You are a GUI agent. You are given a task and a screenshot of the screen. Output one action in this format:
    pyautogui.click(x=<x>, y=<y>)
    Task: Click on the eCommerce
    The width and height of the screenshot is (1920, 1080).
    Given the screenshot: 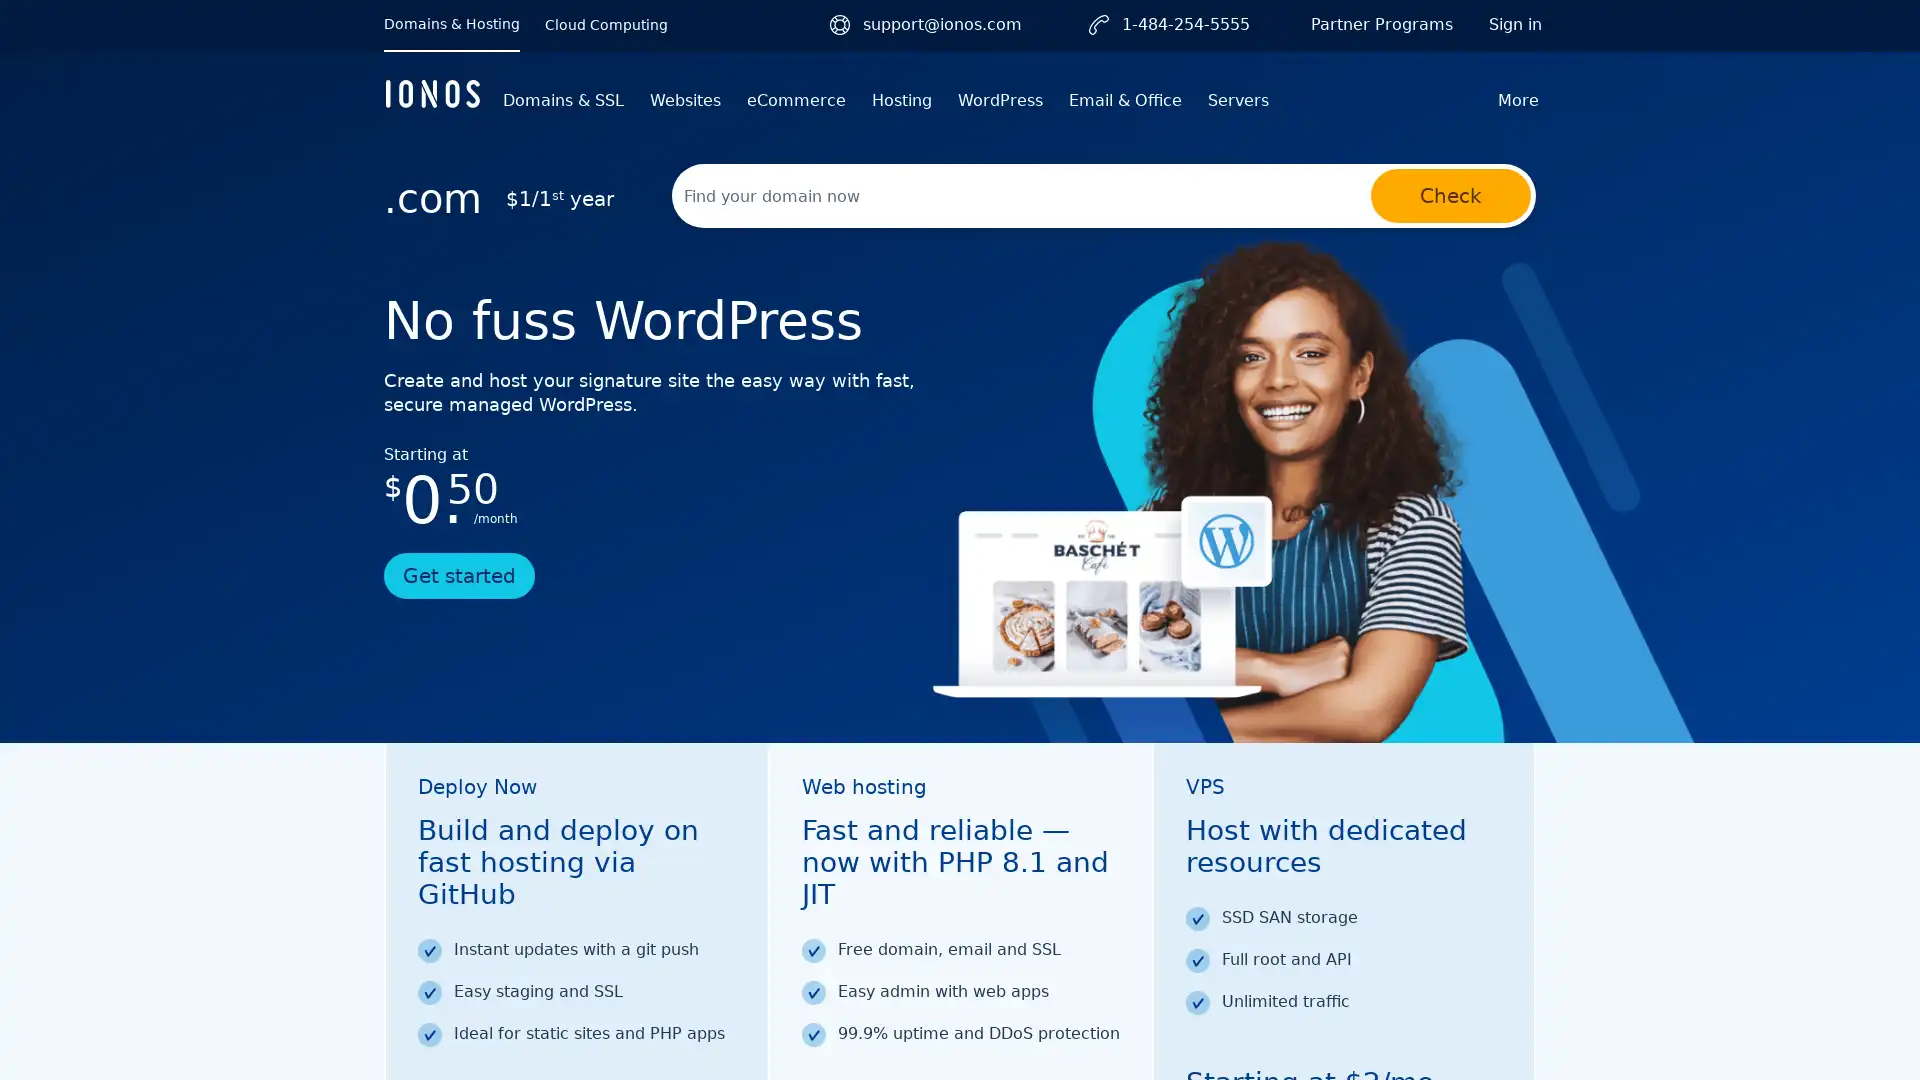 What is the action you would take?
    pyautogui.click(x=782, y=100)
    